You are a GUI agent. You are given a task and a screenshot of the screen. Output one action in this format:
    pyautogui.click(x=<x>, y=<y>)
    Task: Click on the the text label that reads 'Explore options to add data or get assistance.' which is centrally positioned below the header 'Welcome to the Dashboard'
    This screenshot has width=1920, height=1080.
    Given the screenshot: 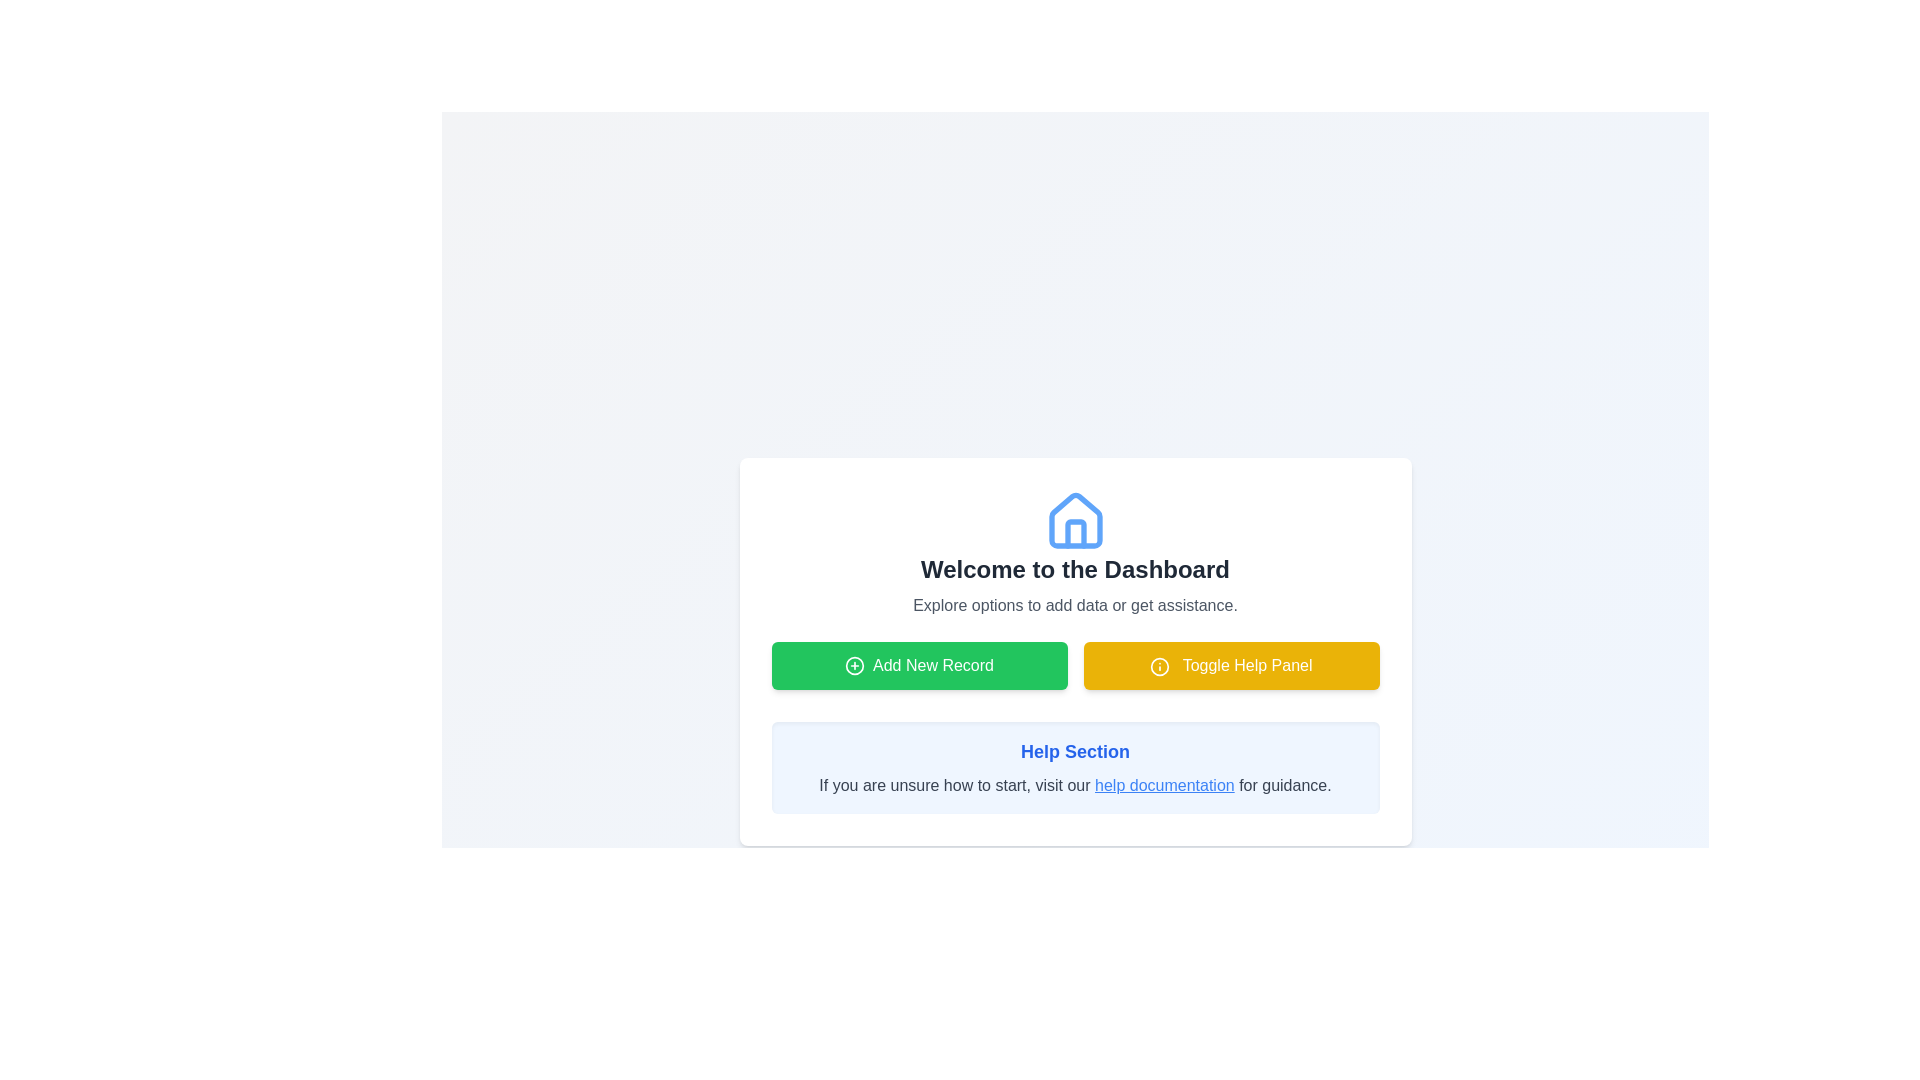 What is the action you would take?
    pyautogui.click(x=1074, y=604)
    